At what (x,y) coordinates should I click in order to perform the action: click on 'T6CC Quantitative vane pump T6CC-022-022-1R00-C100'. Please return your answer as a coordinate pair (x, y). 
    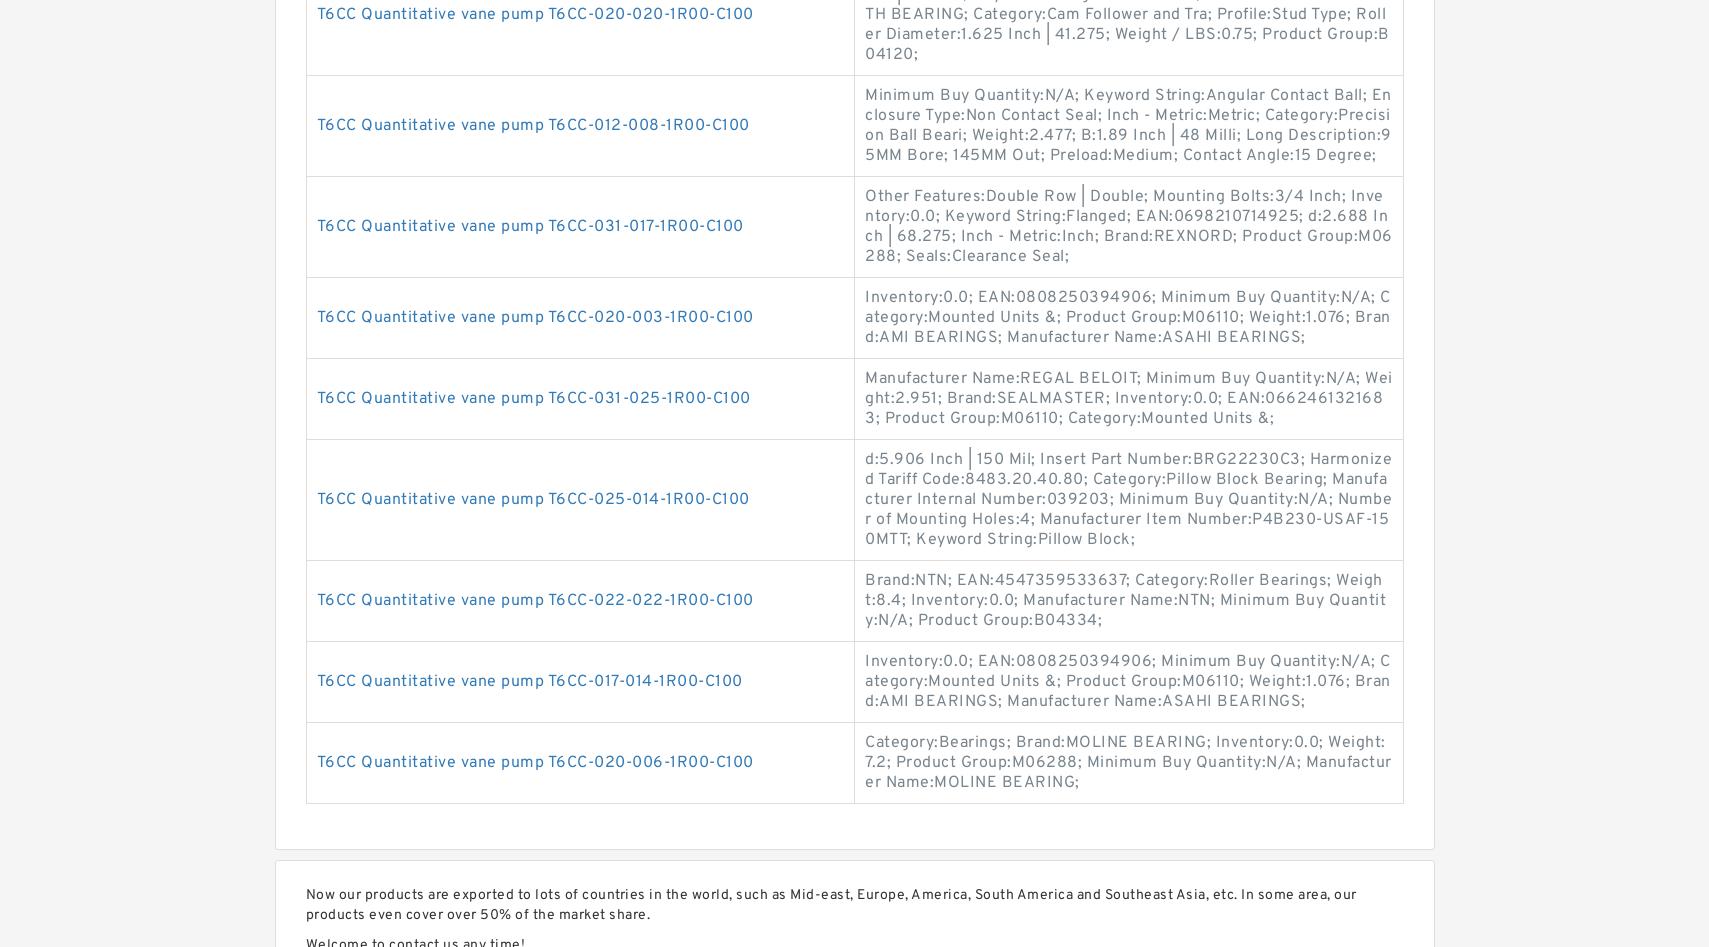
    Looking at the image, I should click on (533, 600).